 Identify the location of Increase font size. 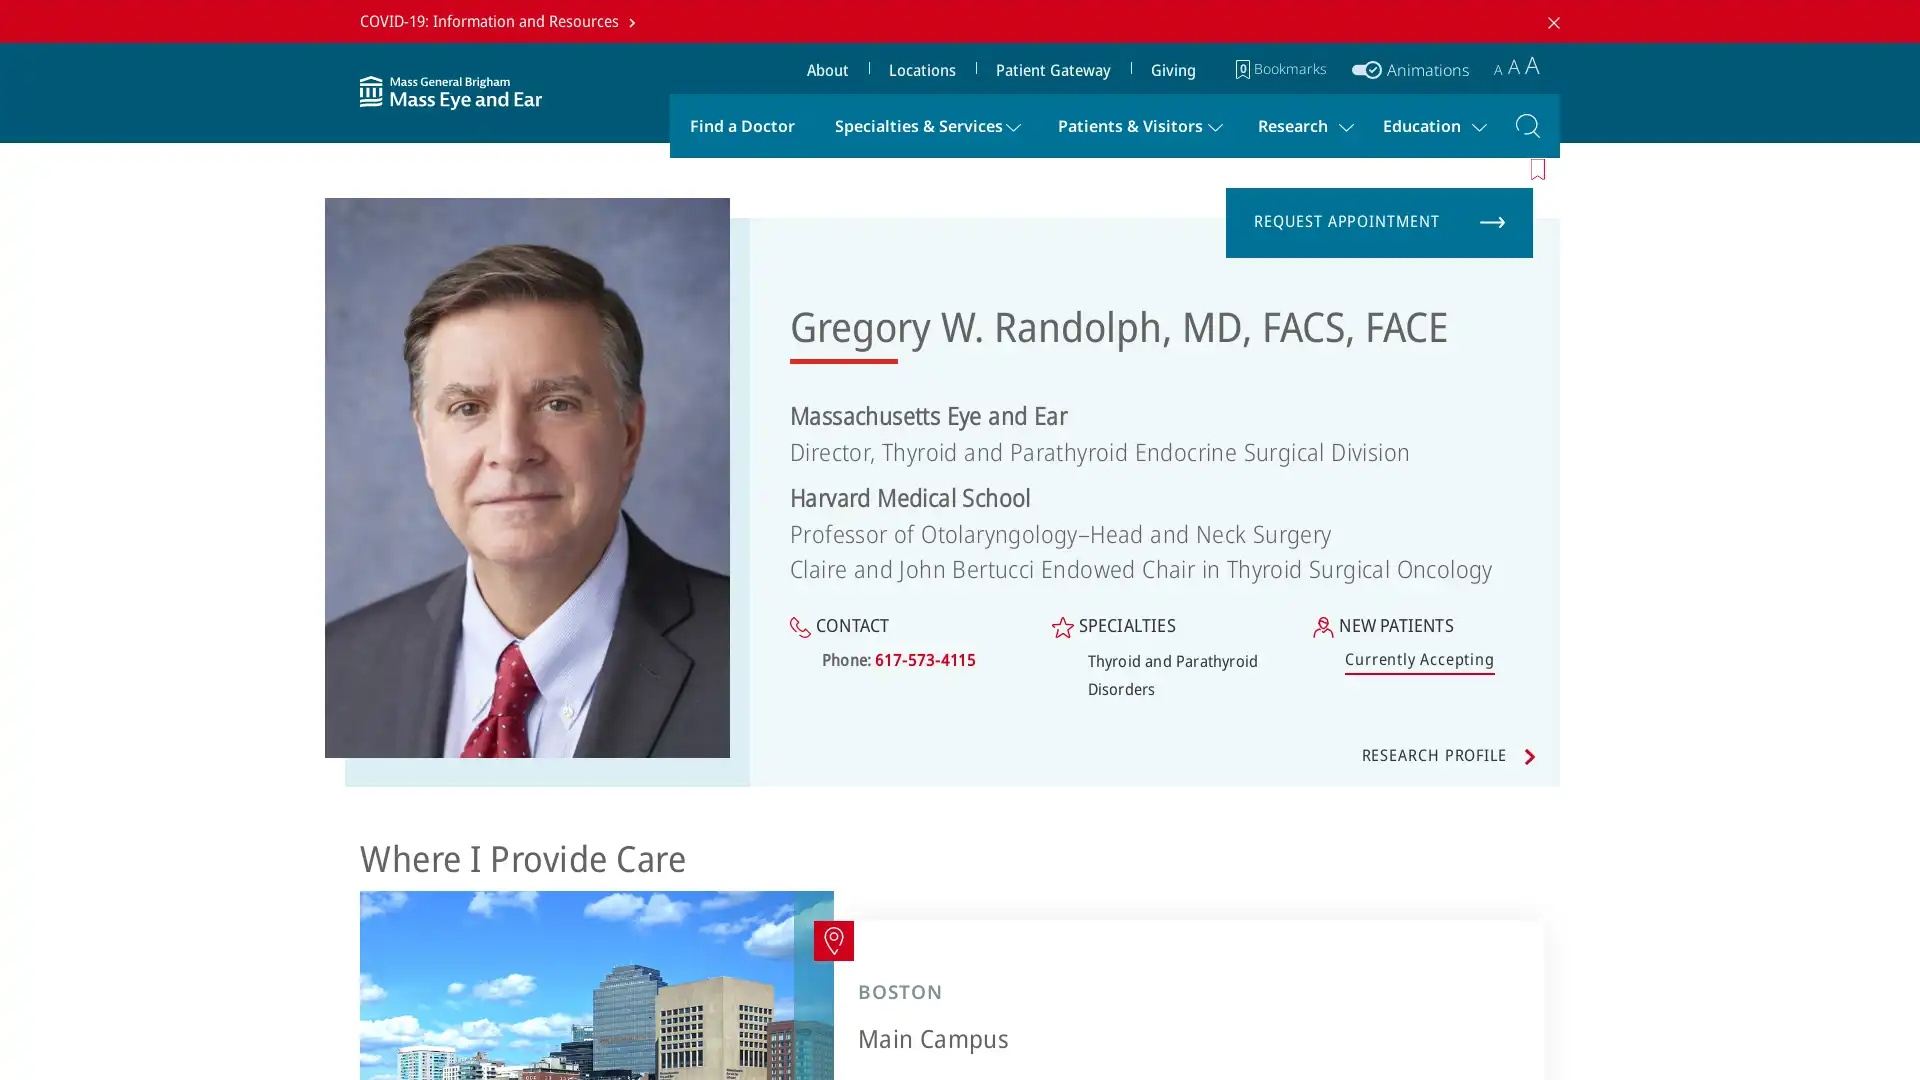
(1513, 64).